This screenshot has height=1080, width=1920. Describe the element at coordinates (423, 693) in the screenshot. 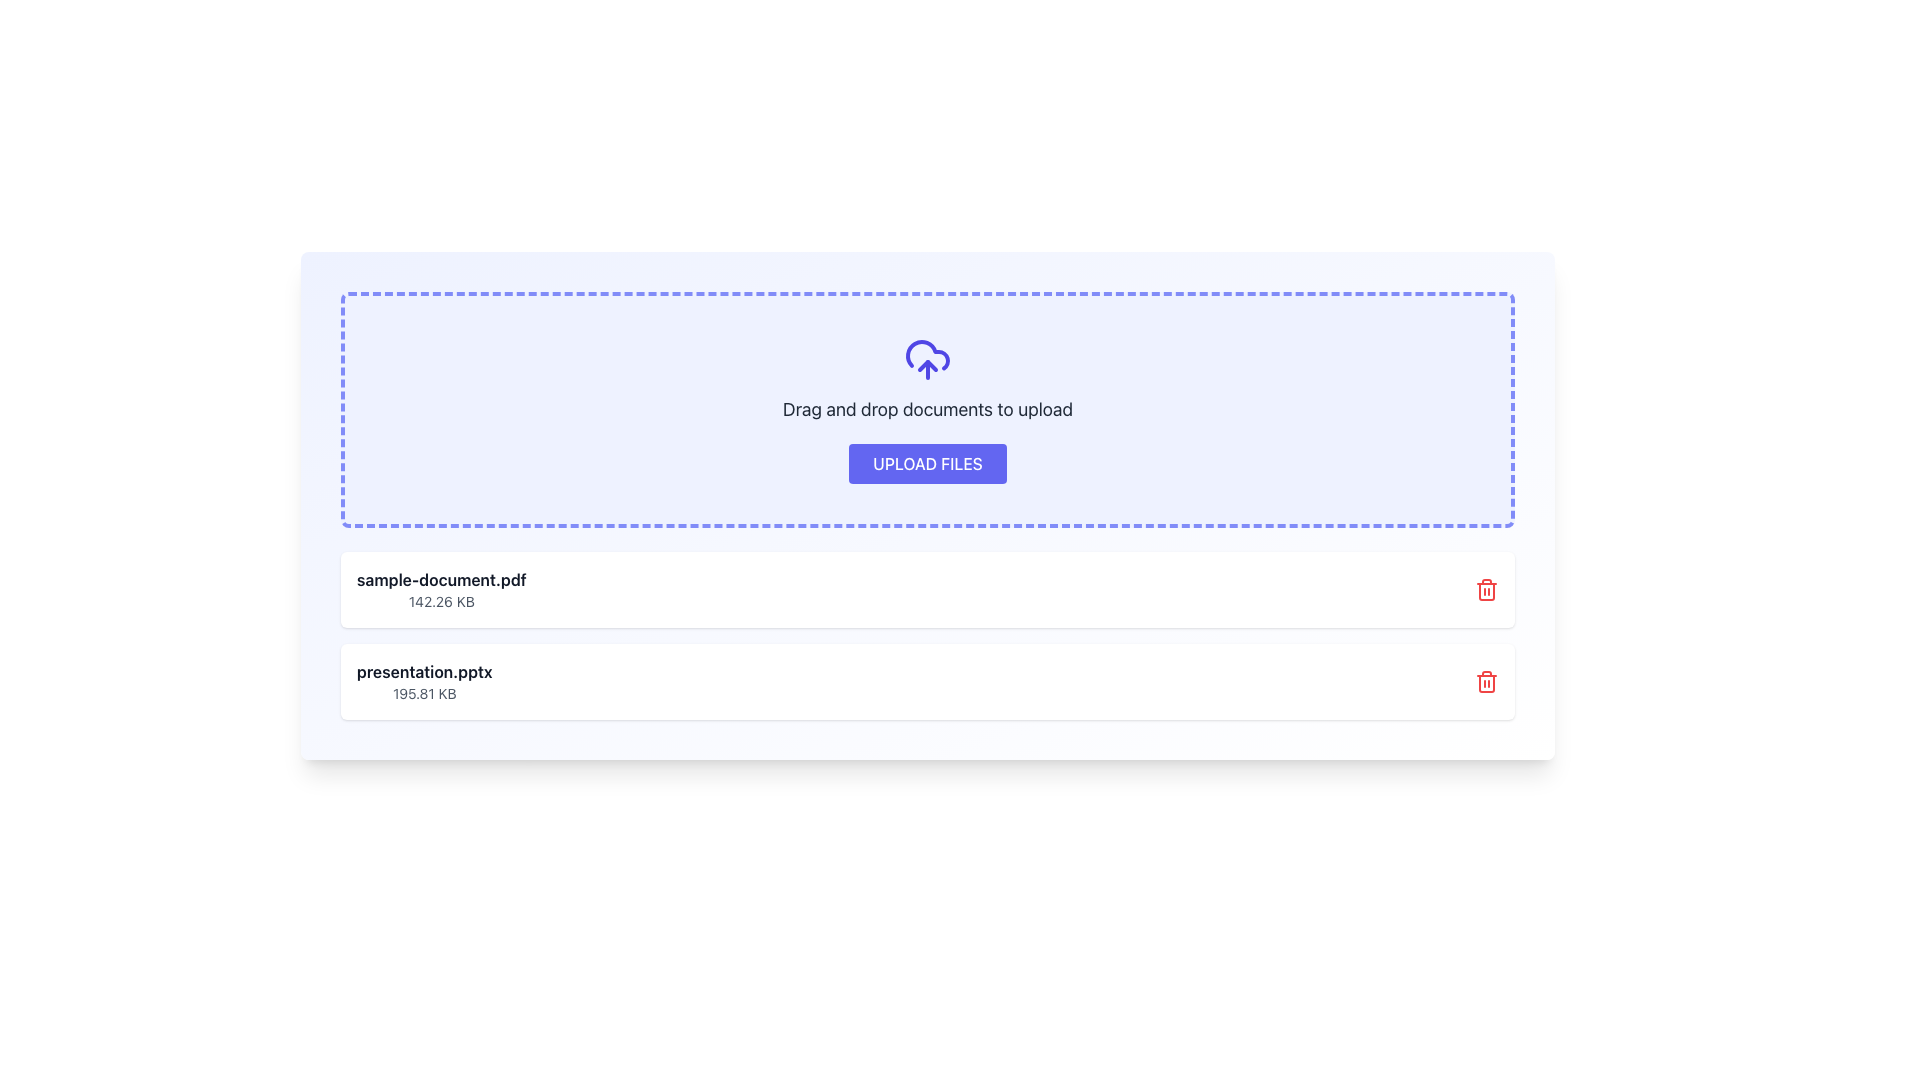

I see `the Text Label indicating the file size of 'presentation.pptx', which is located directly below the filename and aligned horizontally with it` at that location.